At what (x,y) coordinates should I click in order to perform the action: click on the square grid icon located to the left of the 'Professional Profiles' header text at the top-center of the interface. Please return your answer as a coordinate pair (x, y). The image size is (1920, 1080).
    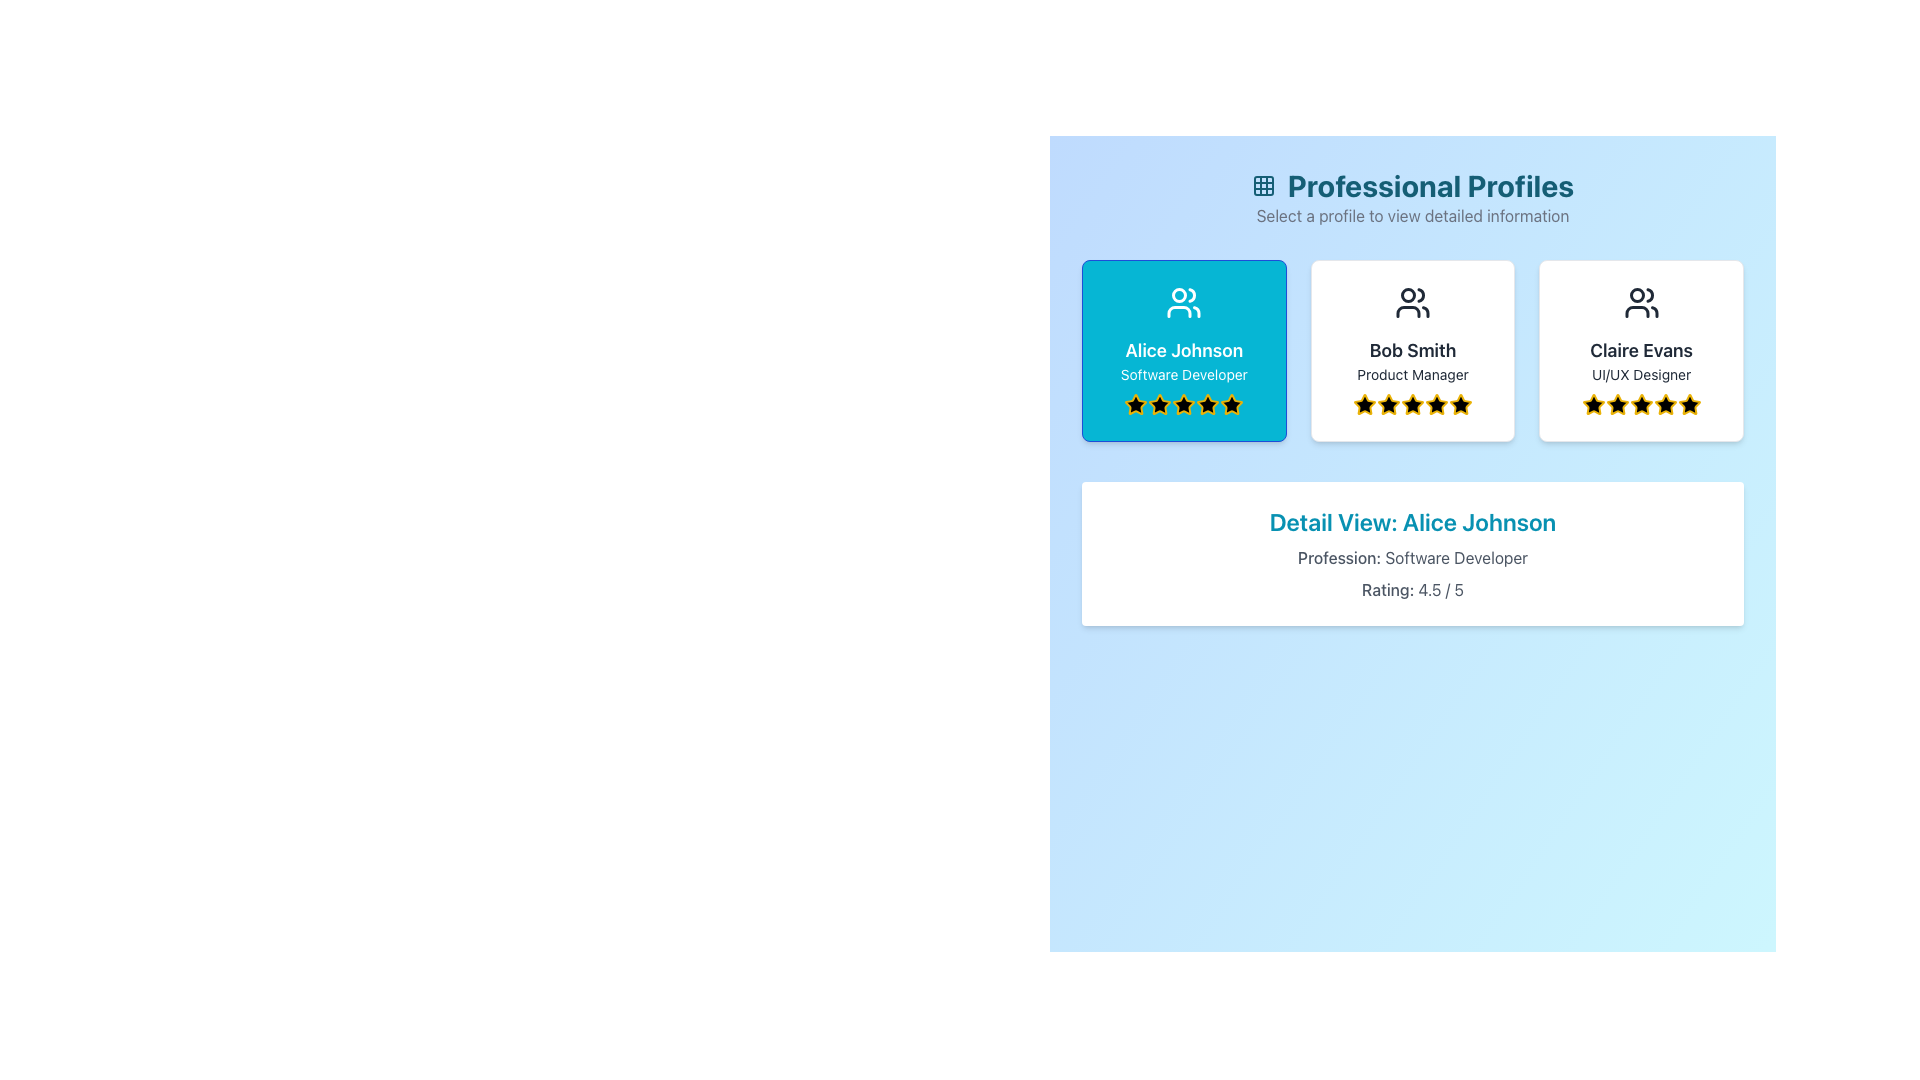
    Looking at the image, I should click on (1262, 185).